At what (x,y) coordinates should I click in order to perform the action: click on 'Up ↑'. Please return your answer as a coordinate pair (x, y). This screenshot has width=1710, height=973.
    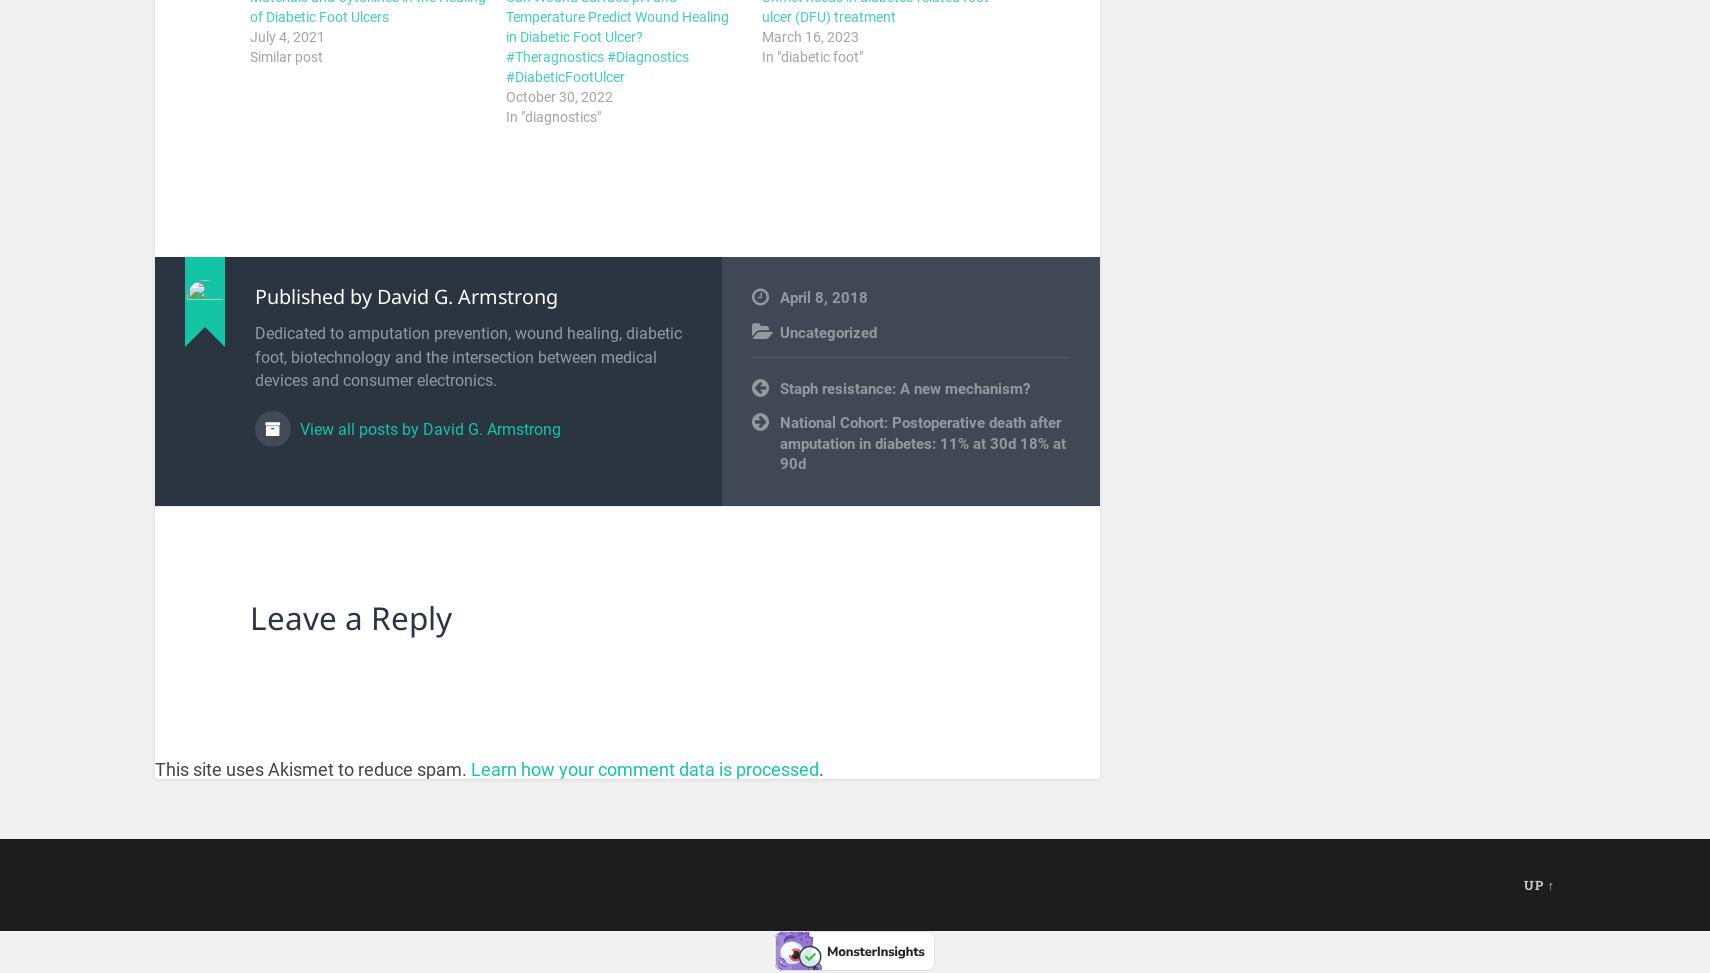
    Looking at the image, I should click on (1539, 883).